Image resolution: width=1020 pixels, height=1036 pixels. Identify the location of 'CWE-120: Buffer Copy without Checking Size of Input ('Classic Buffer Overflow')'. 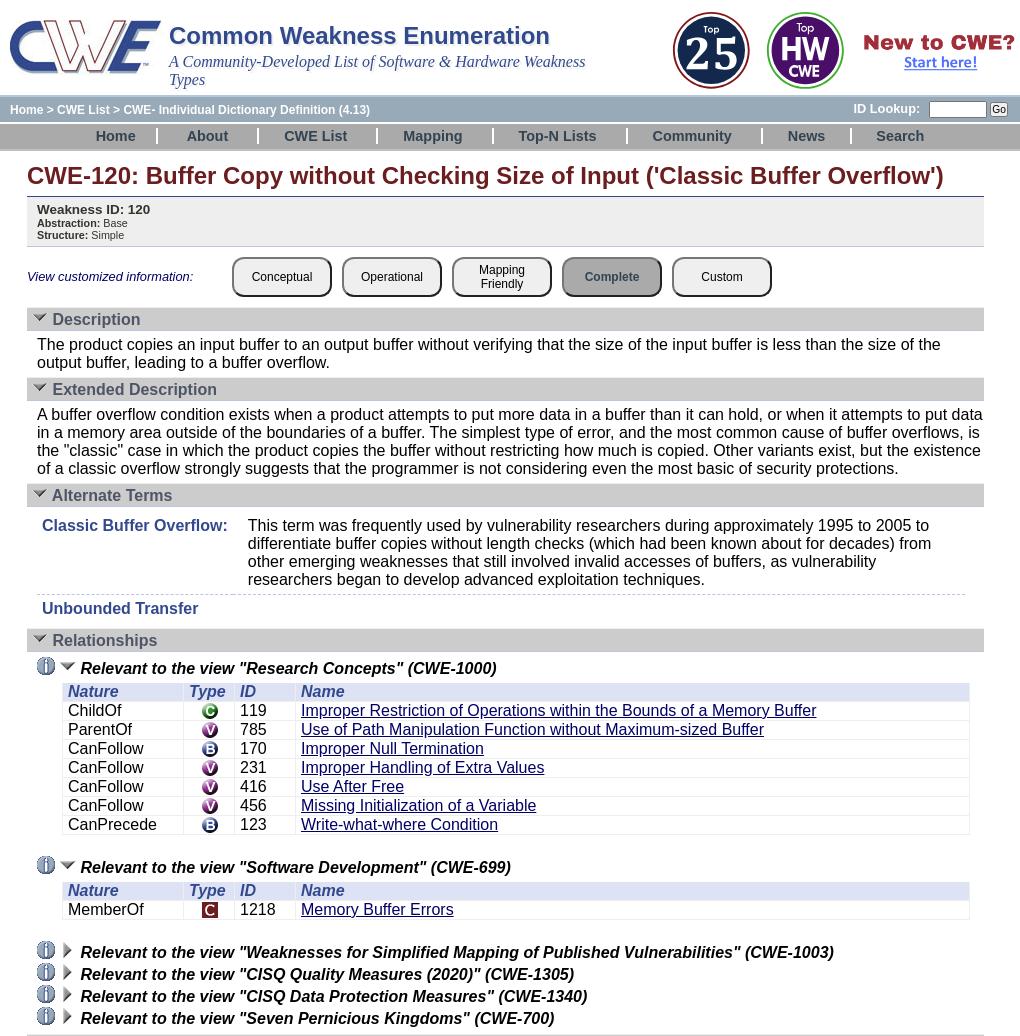
(485, 175).